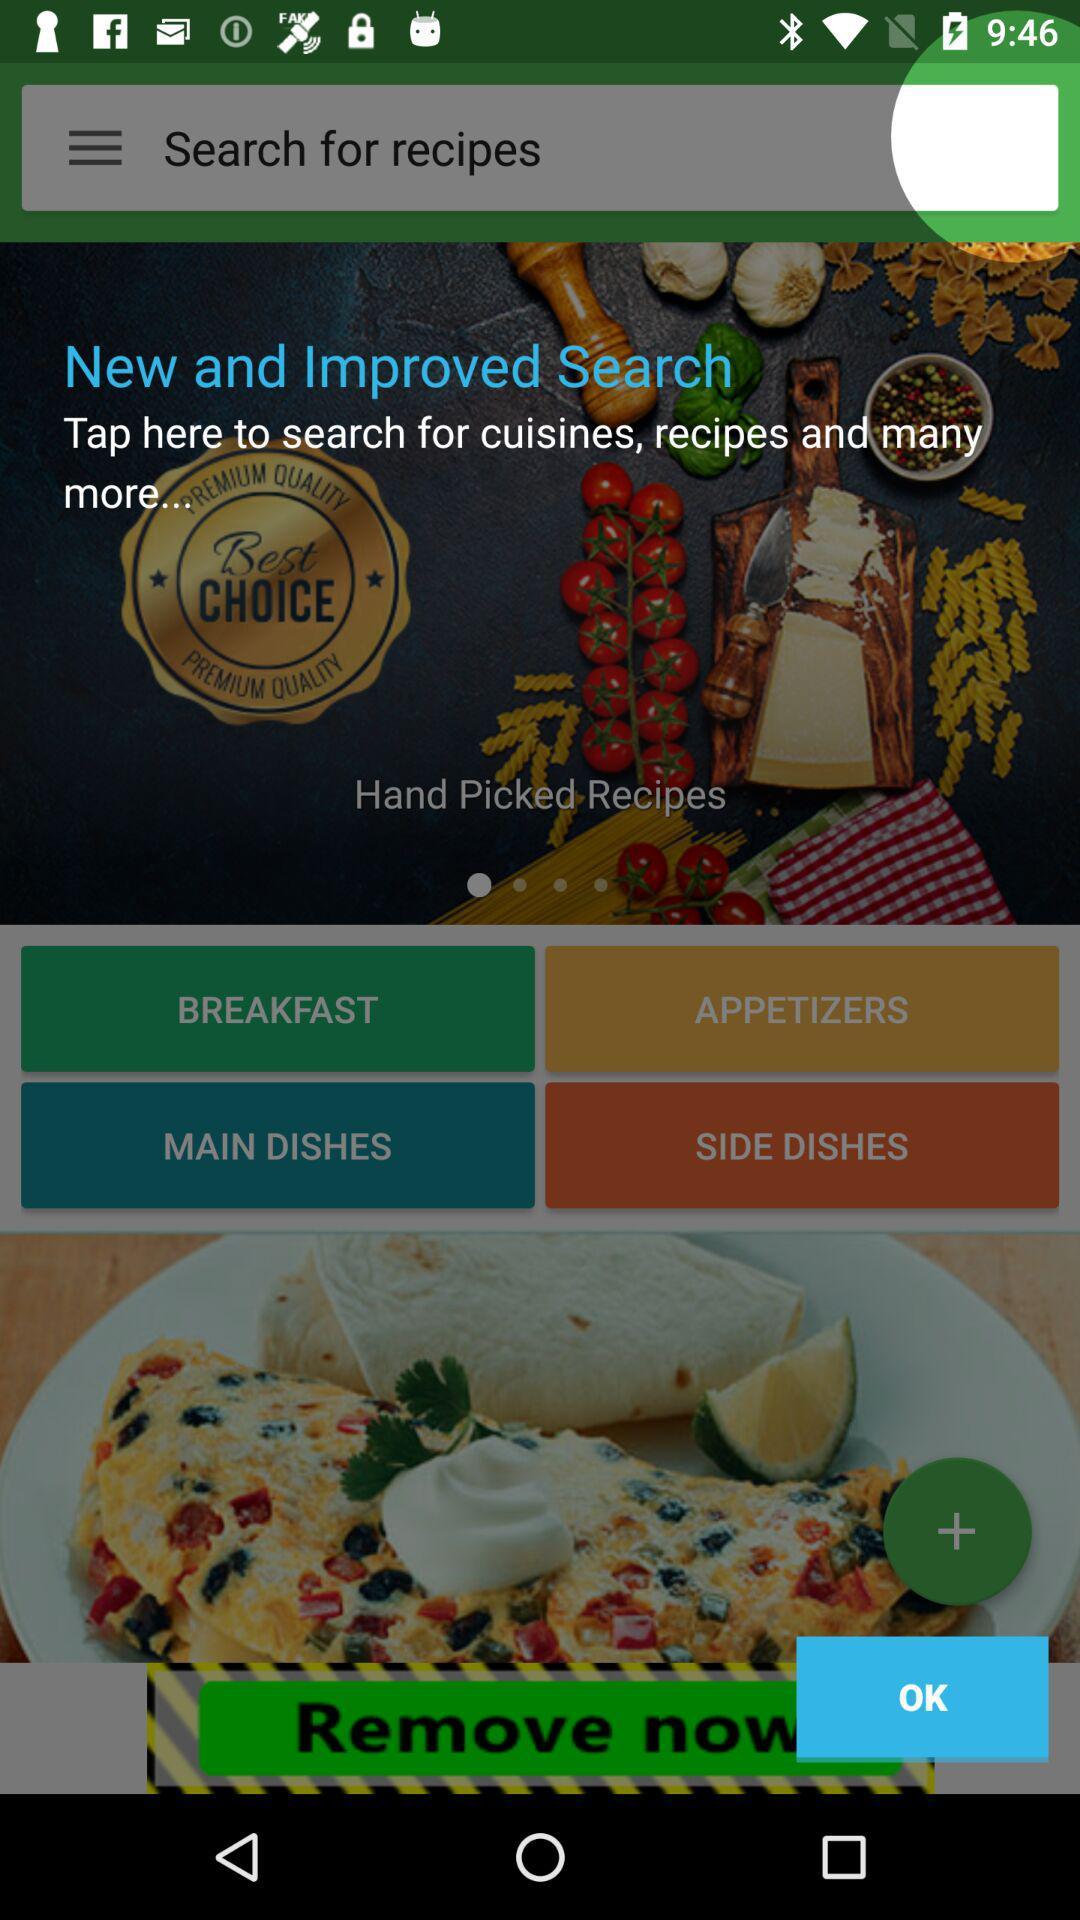 The width and height of the screenshot is (1080, 1920). Describe the element at coordinates (540, 1445) in the screenshot. I see `advertisement` at that location.